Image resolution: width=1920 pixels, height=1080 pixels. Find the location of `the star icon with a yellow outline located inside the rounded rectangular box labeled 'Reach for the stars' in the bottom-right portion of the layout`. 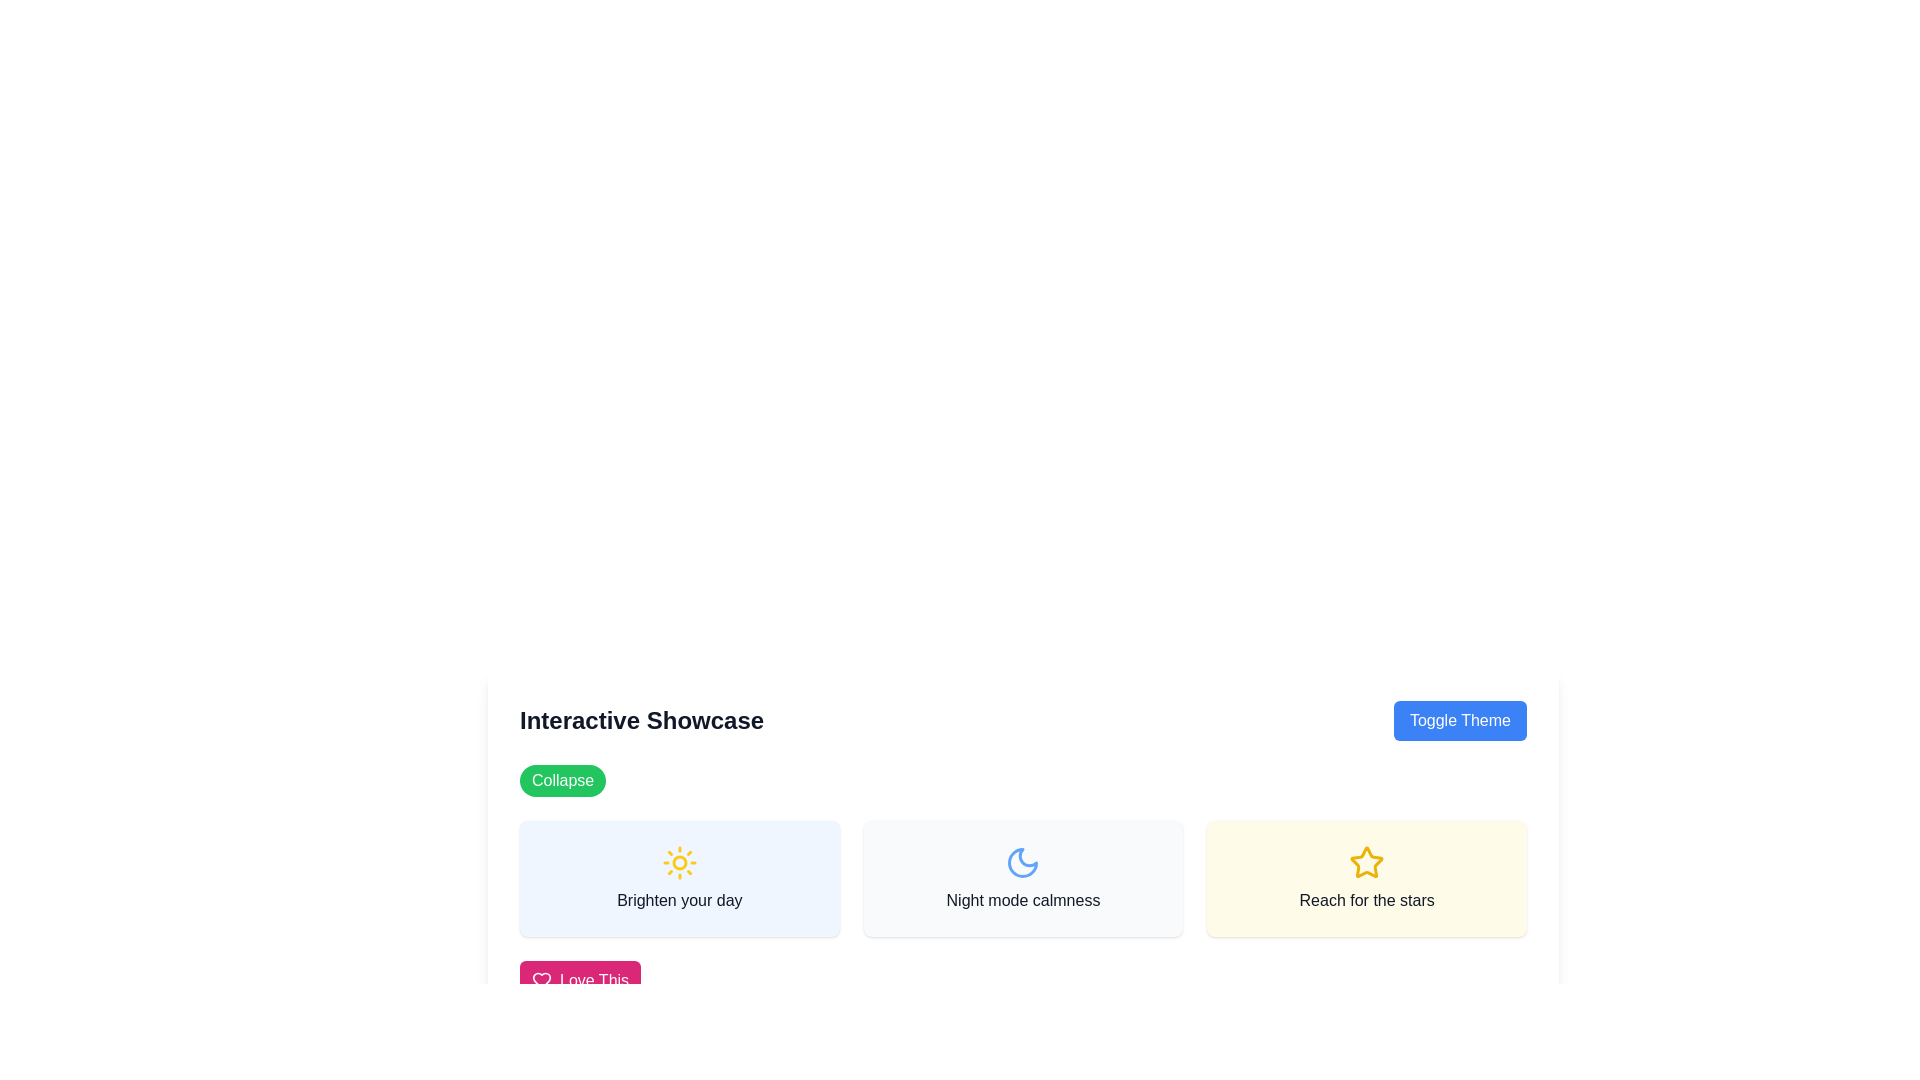

the star icon with a yellow outline located inside the rounded rectangular box labeled 'Reach for the stars' in the bottom-right portion of the layout is located at coordinates (1366, 862).